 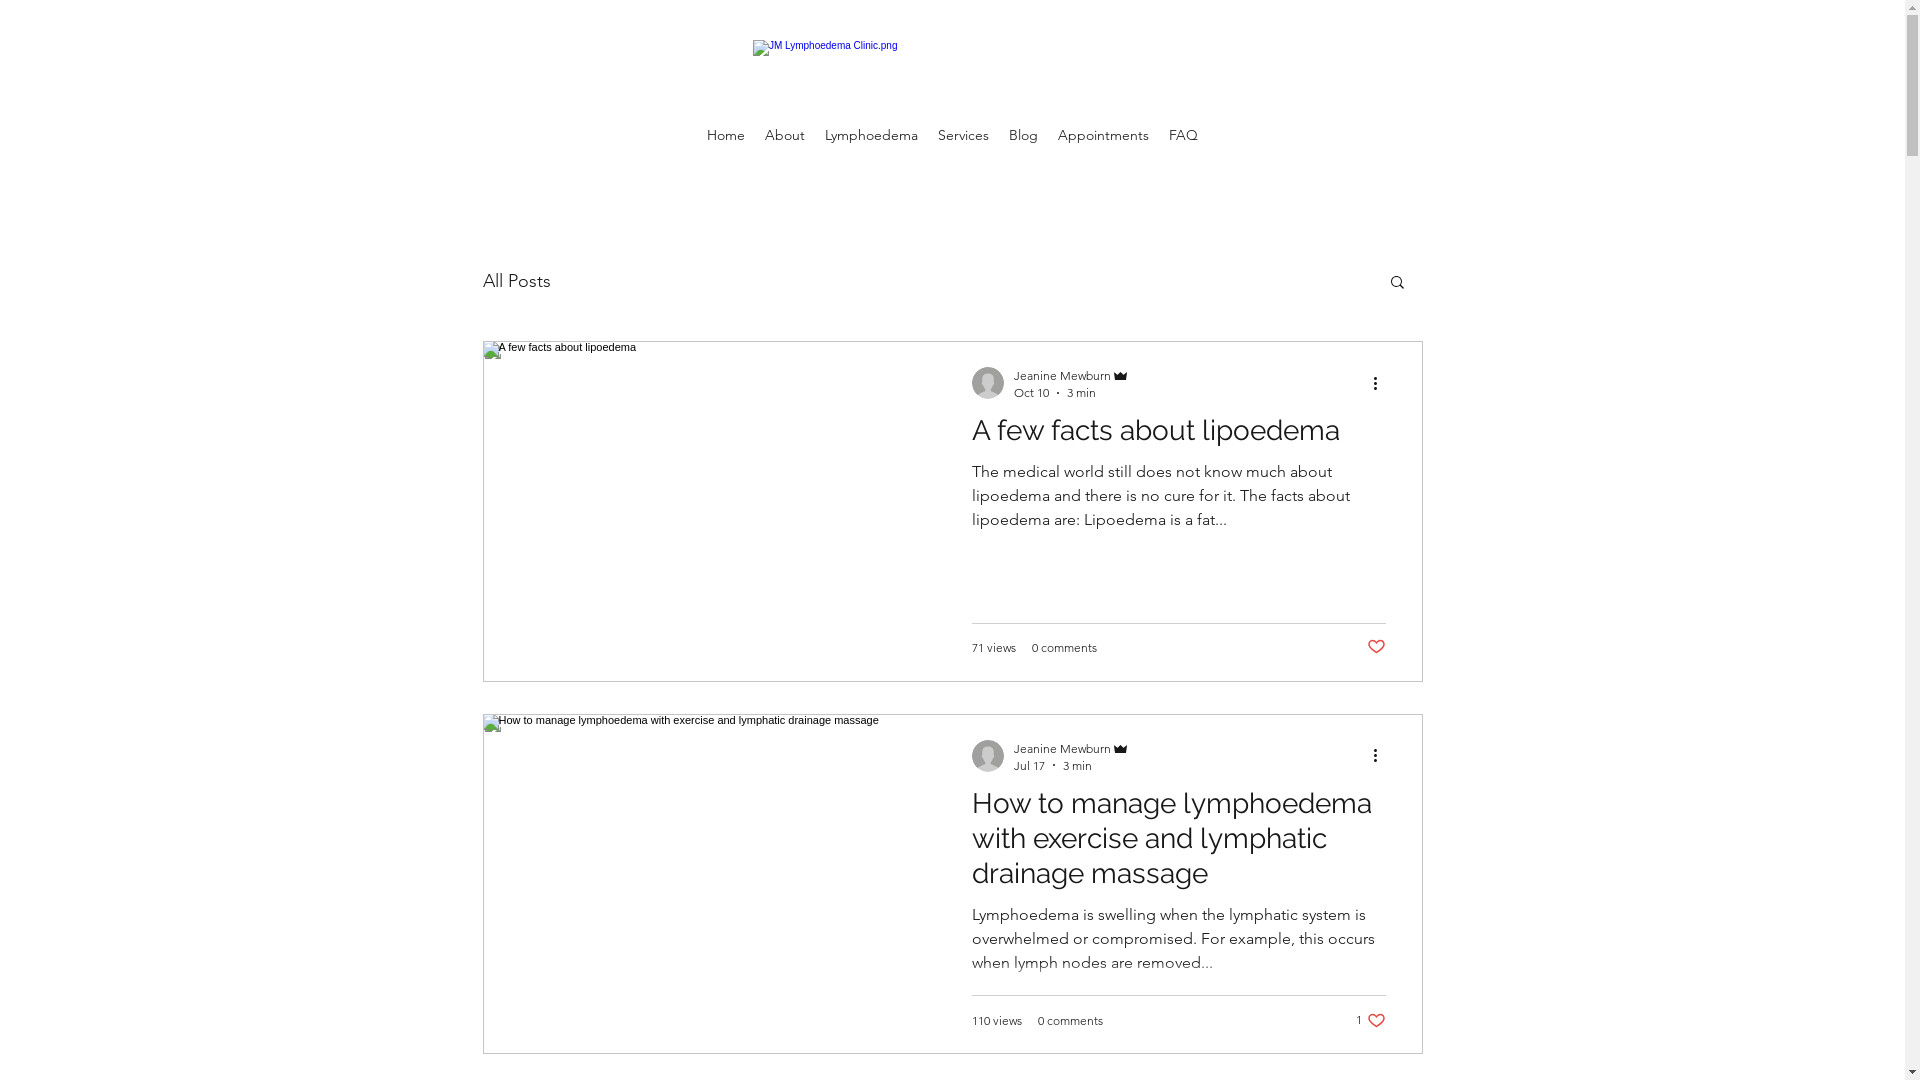 I want to click on '0 comments', so click(x=1069, y=1019).